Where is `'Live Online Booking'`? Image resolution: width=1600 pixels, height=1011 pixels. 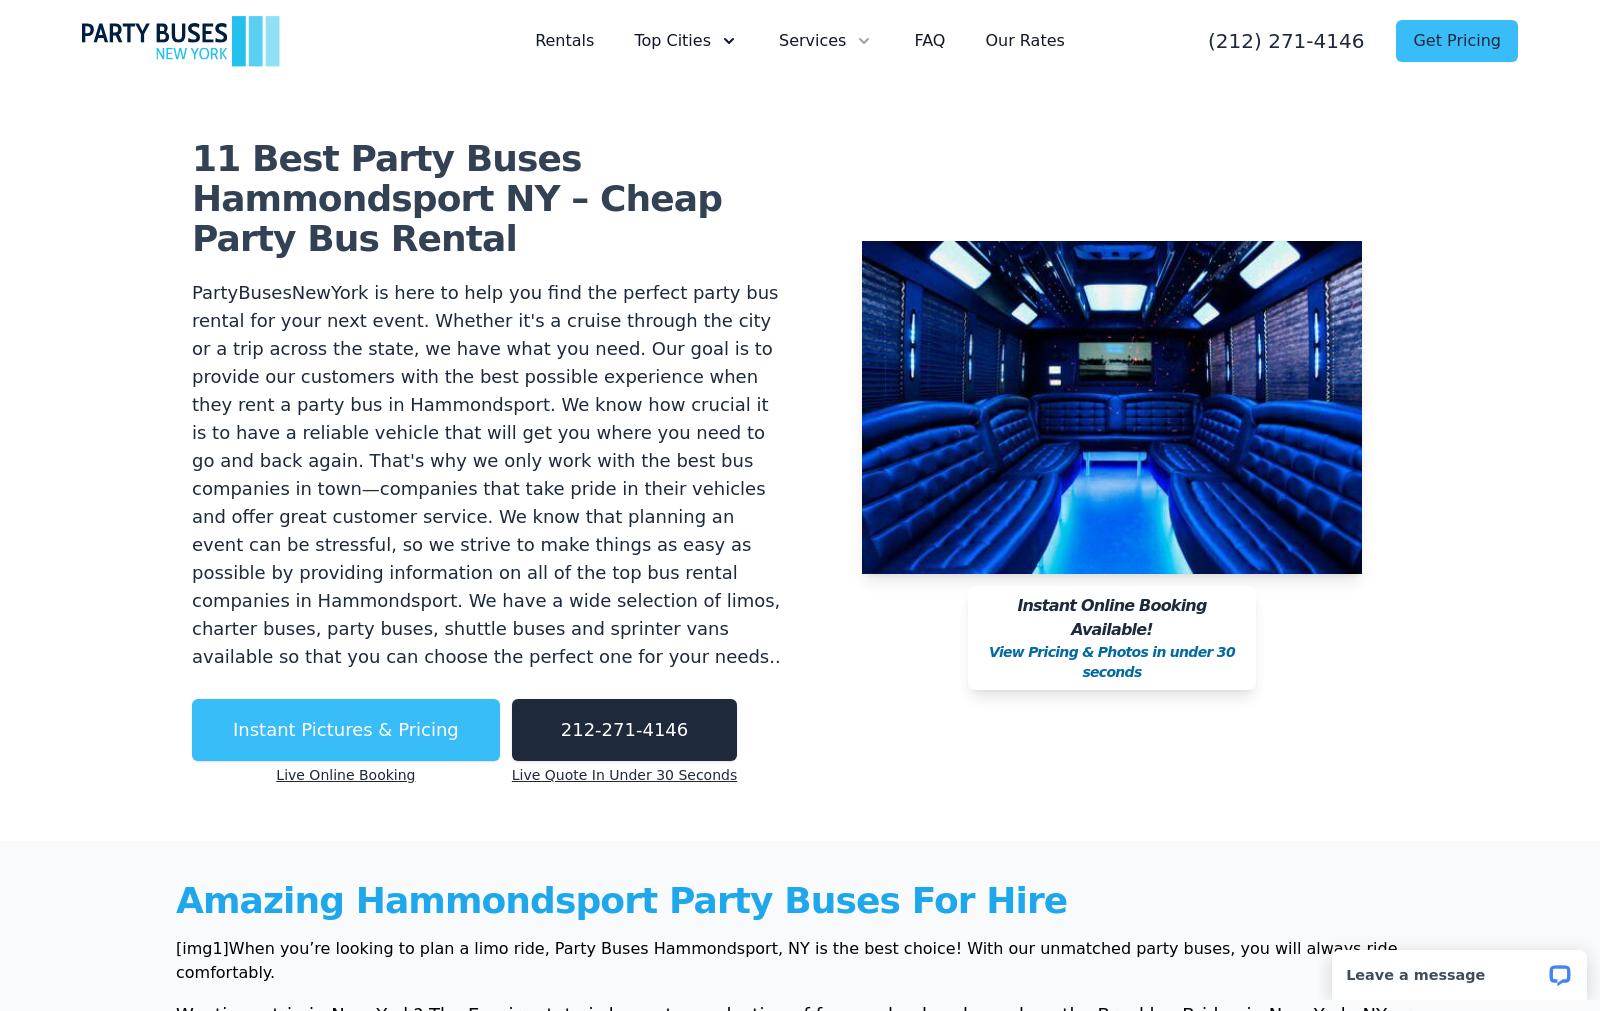 'Live Online Booking' is located at coordinates (276, 773).